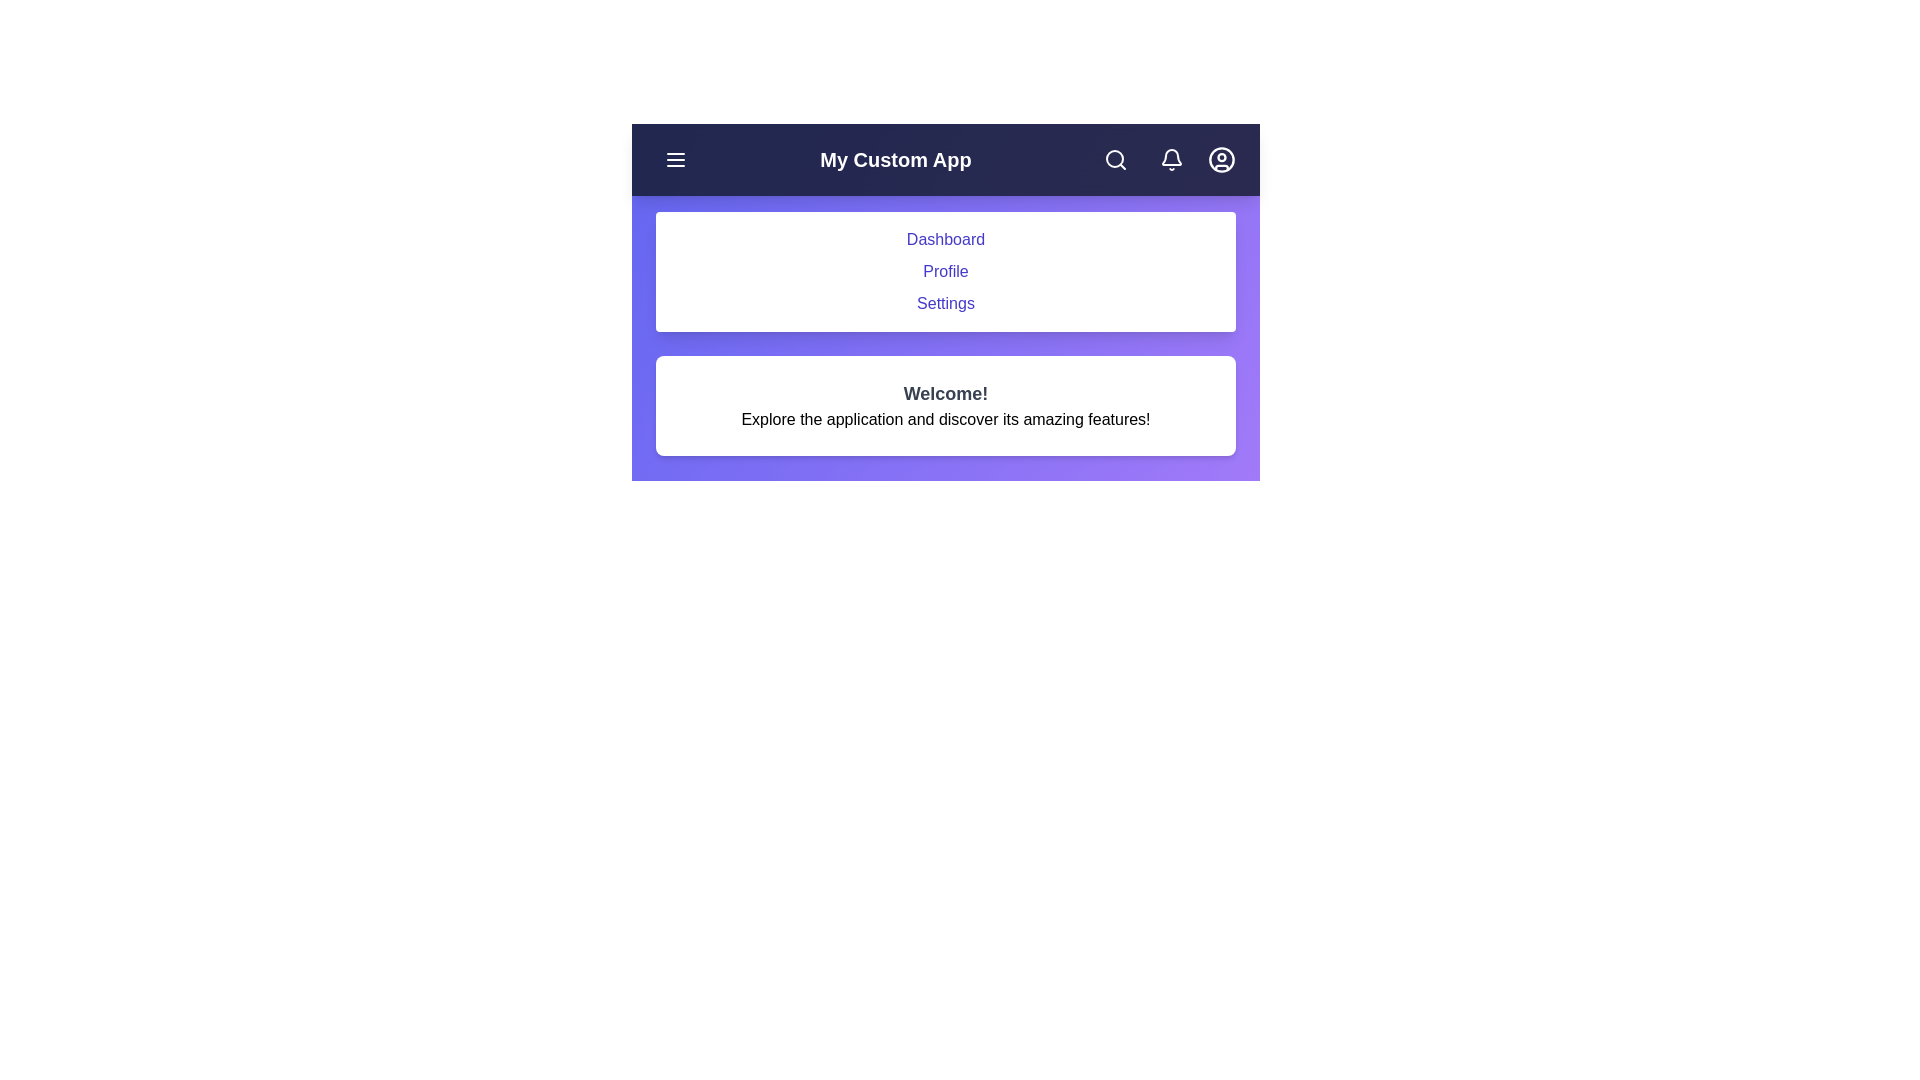  What do you see at coordinates (676, 158) in the screenshot?
I see `menu button to toggle the sidebar visibility` at bounding box center [676, 158].